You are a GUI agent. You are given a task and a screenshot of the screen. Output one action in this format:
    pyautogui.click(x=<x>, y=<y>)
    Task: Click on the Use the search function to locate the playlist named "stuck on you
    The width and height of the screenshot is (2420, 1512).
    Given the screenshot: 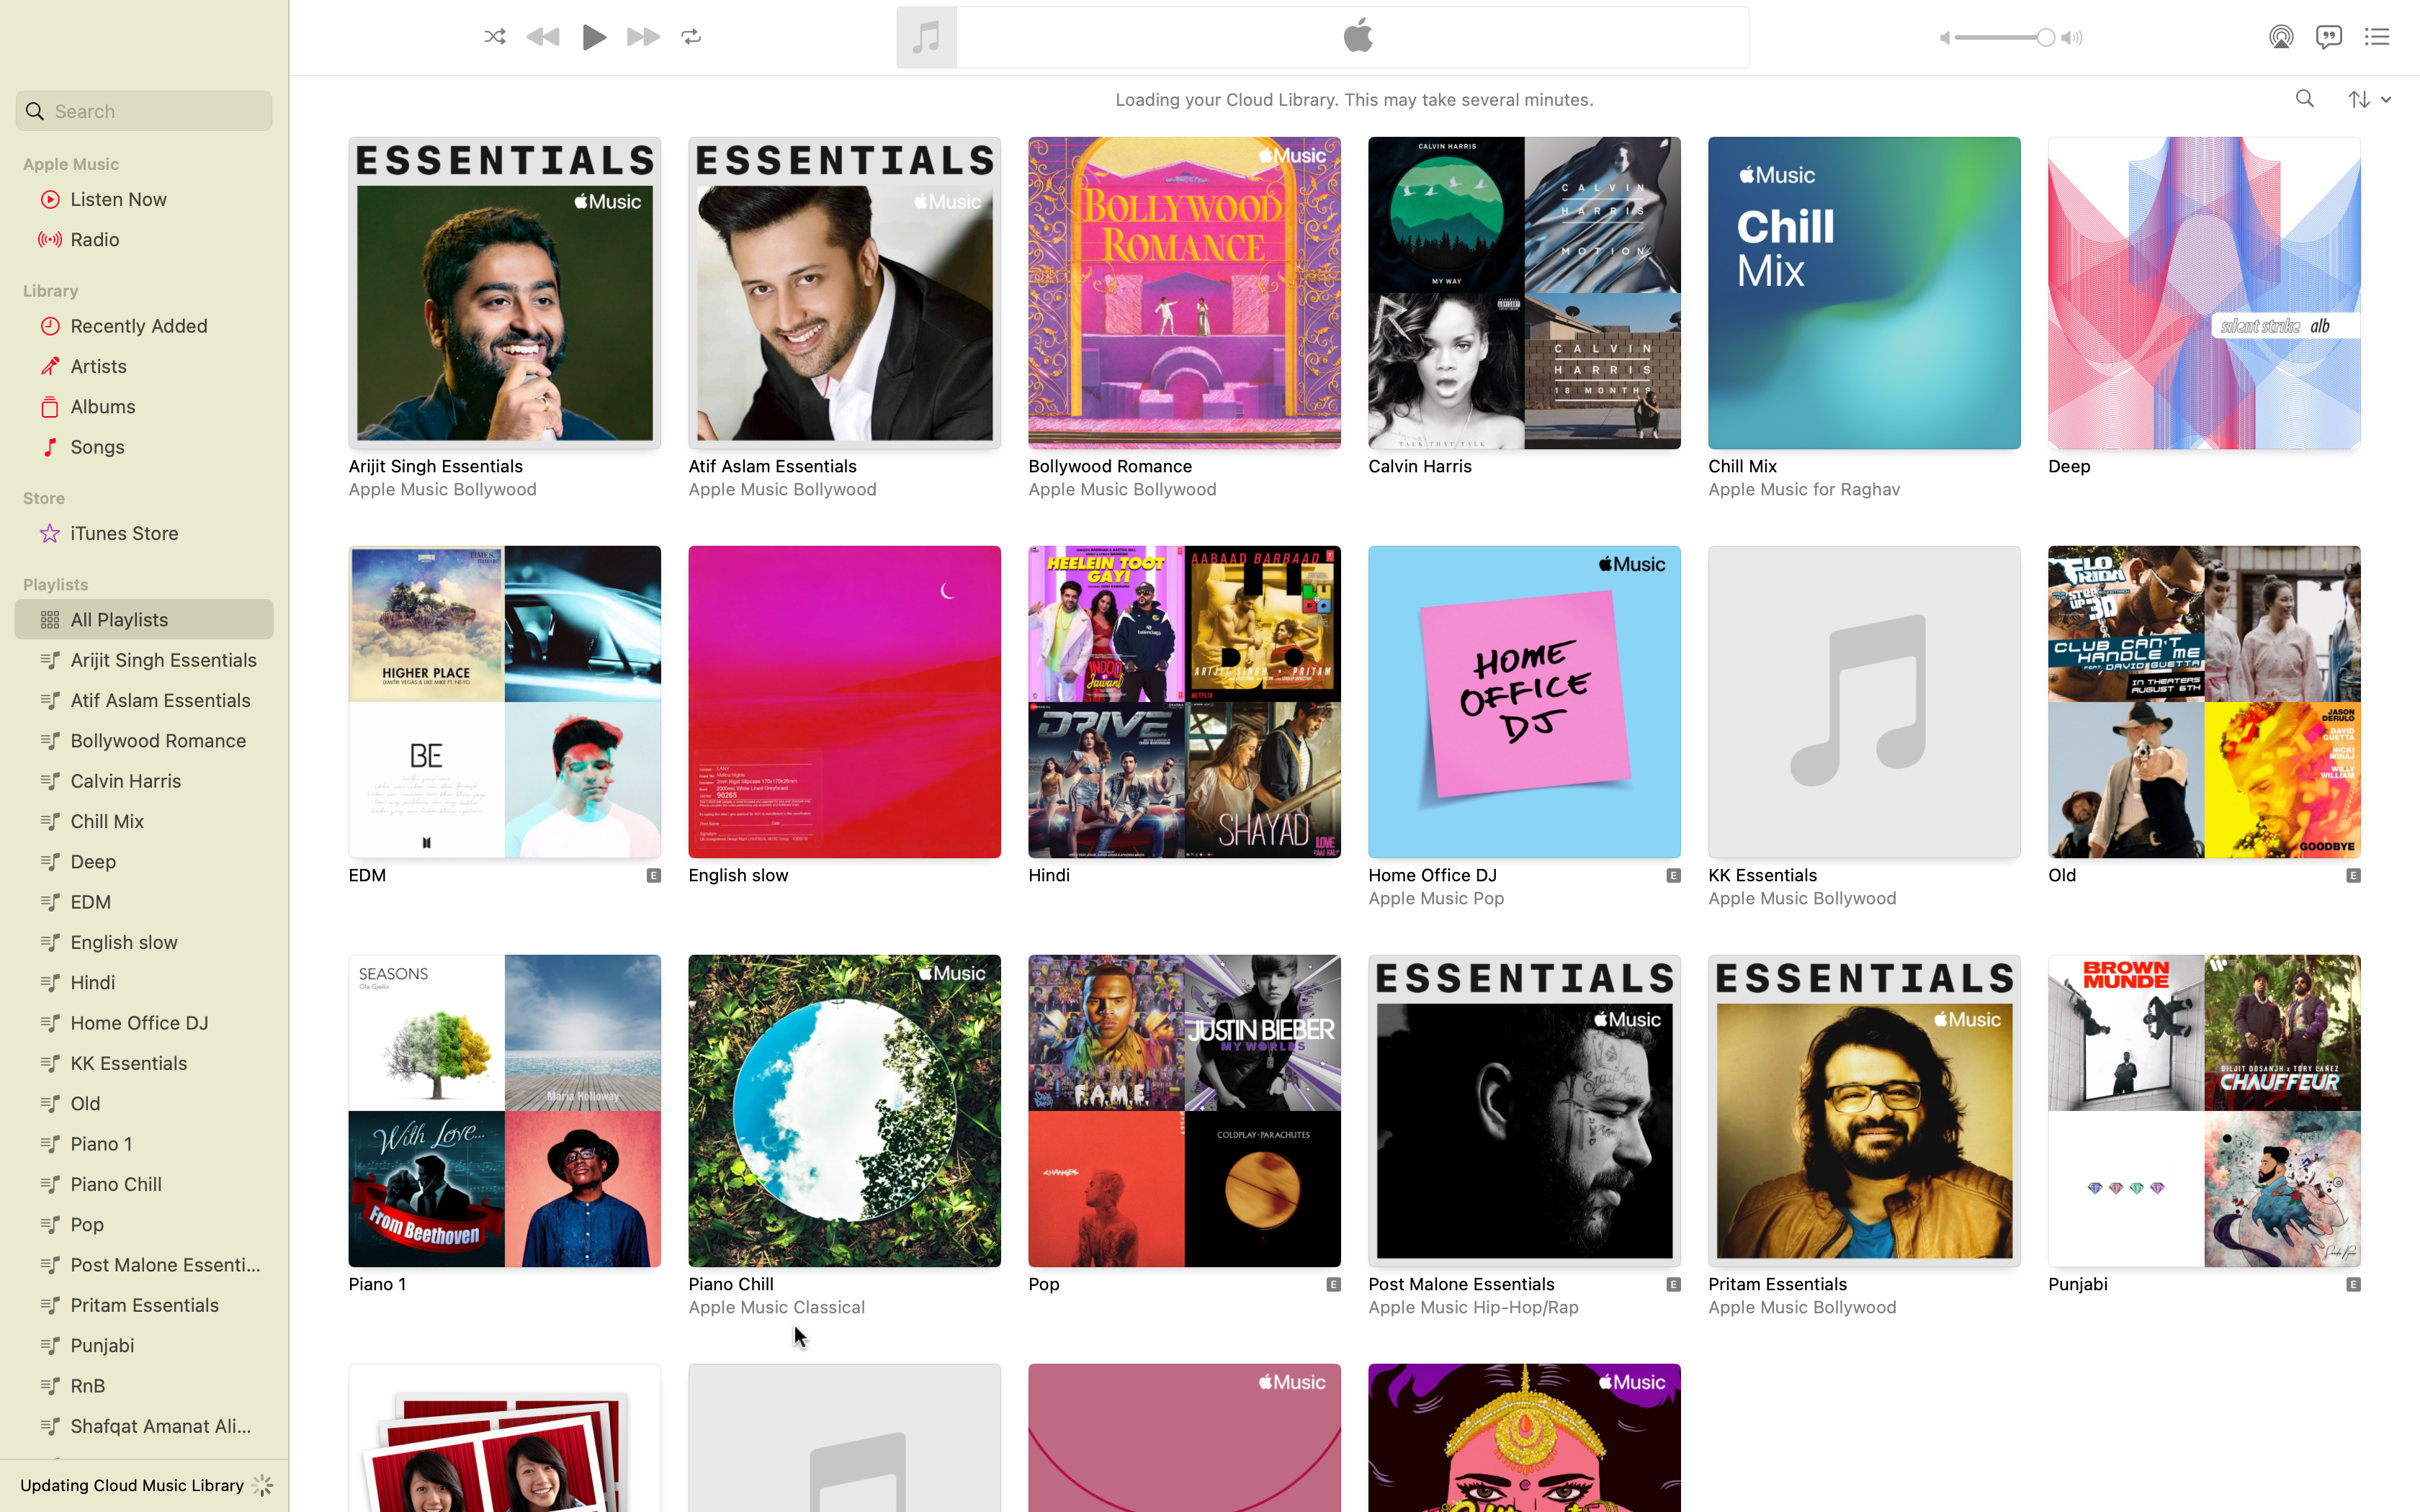 What is the action you would take?
    pyautogui.click(x=141, y=111)
    